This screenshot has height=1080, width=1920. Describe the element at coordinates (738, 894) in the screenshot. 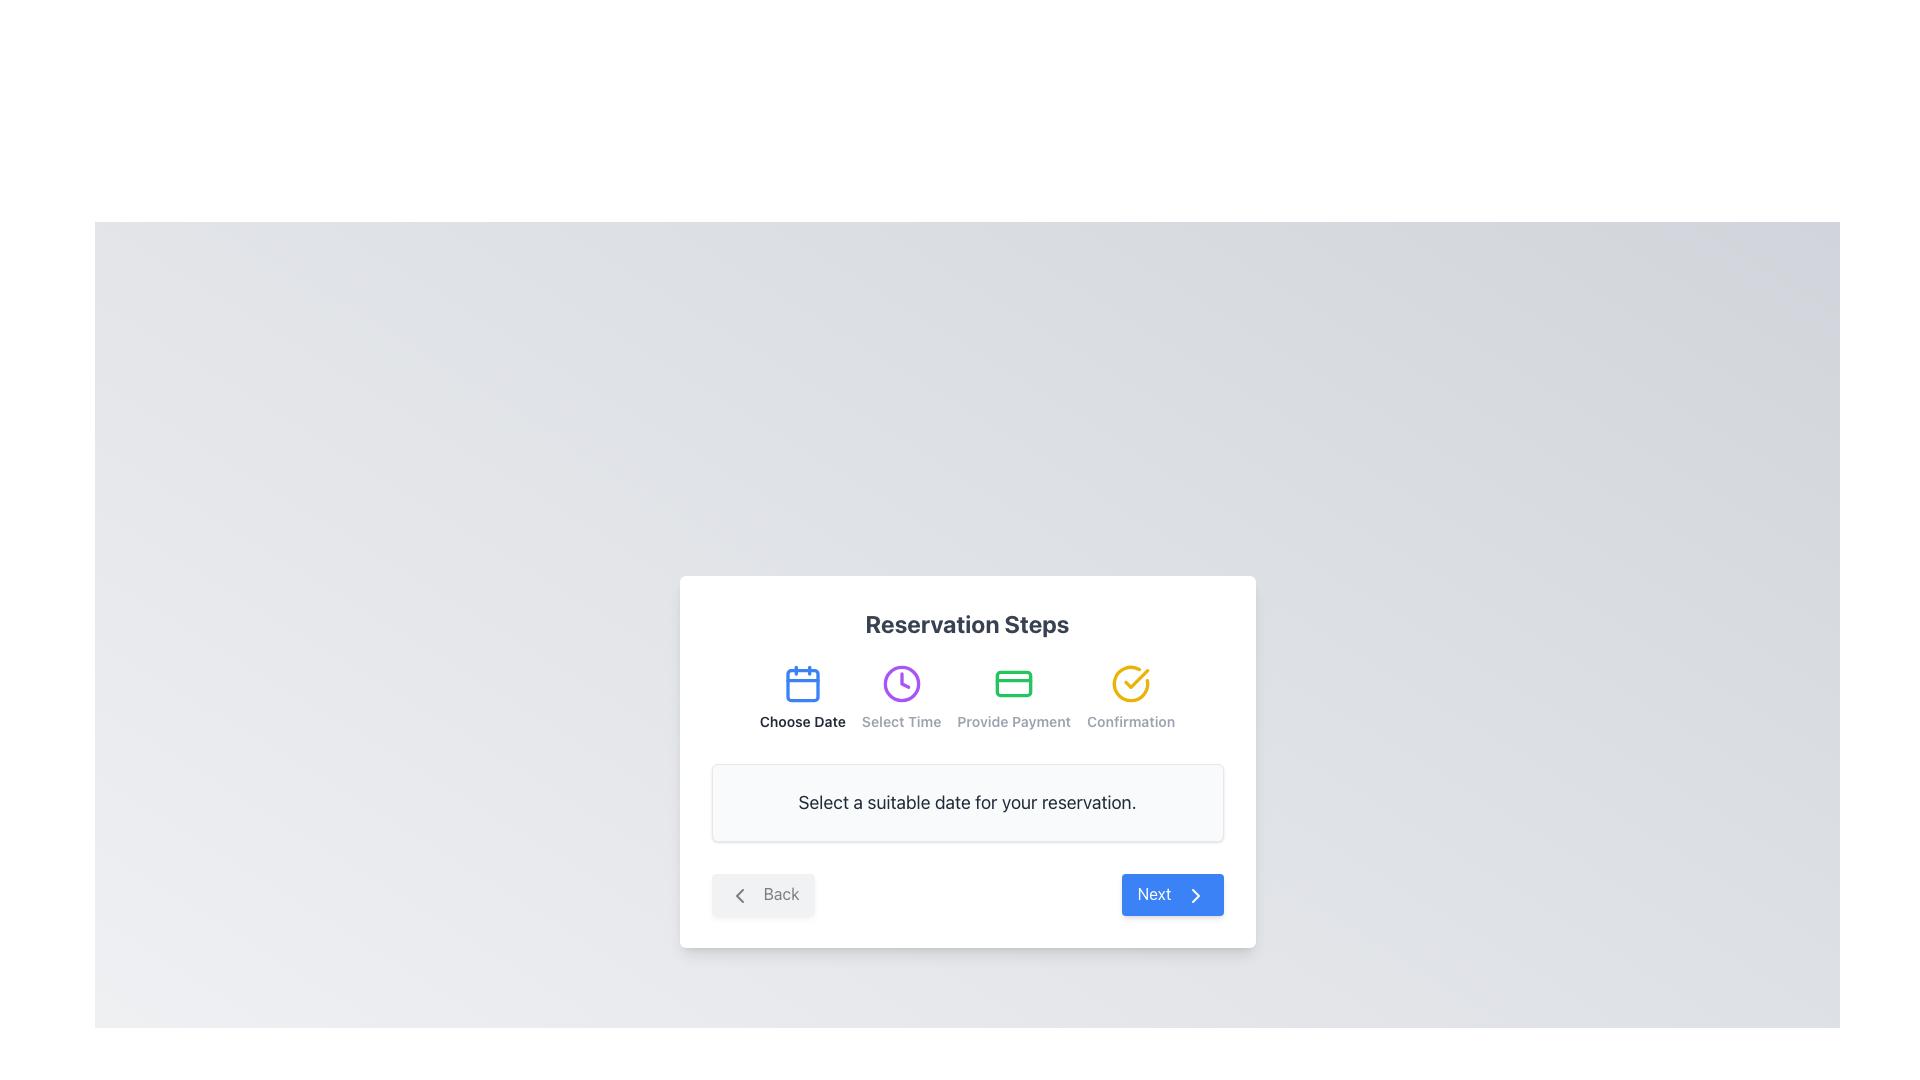

I see `the chevron icon on the left side of the 'Back' button, which serves as a visual cue for navigation` at that location.